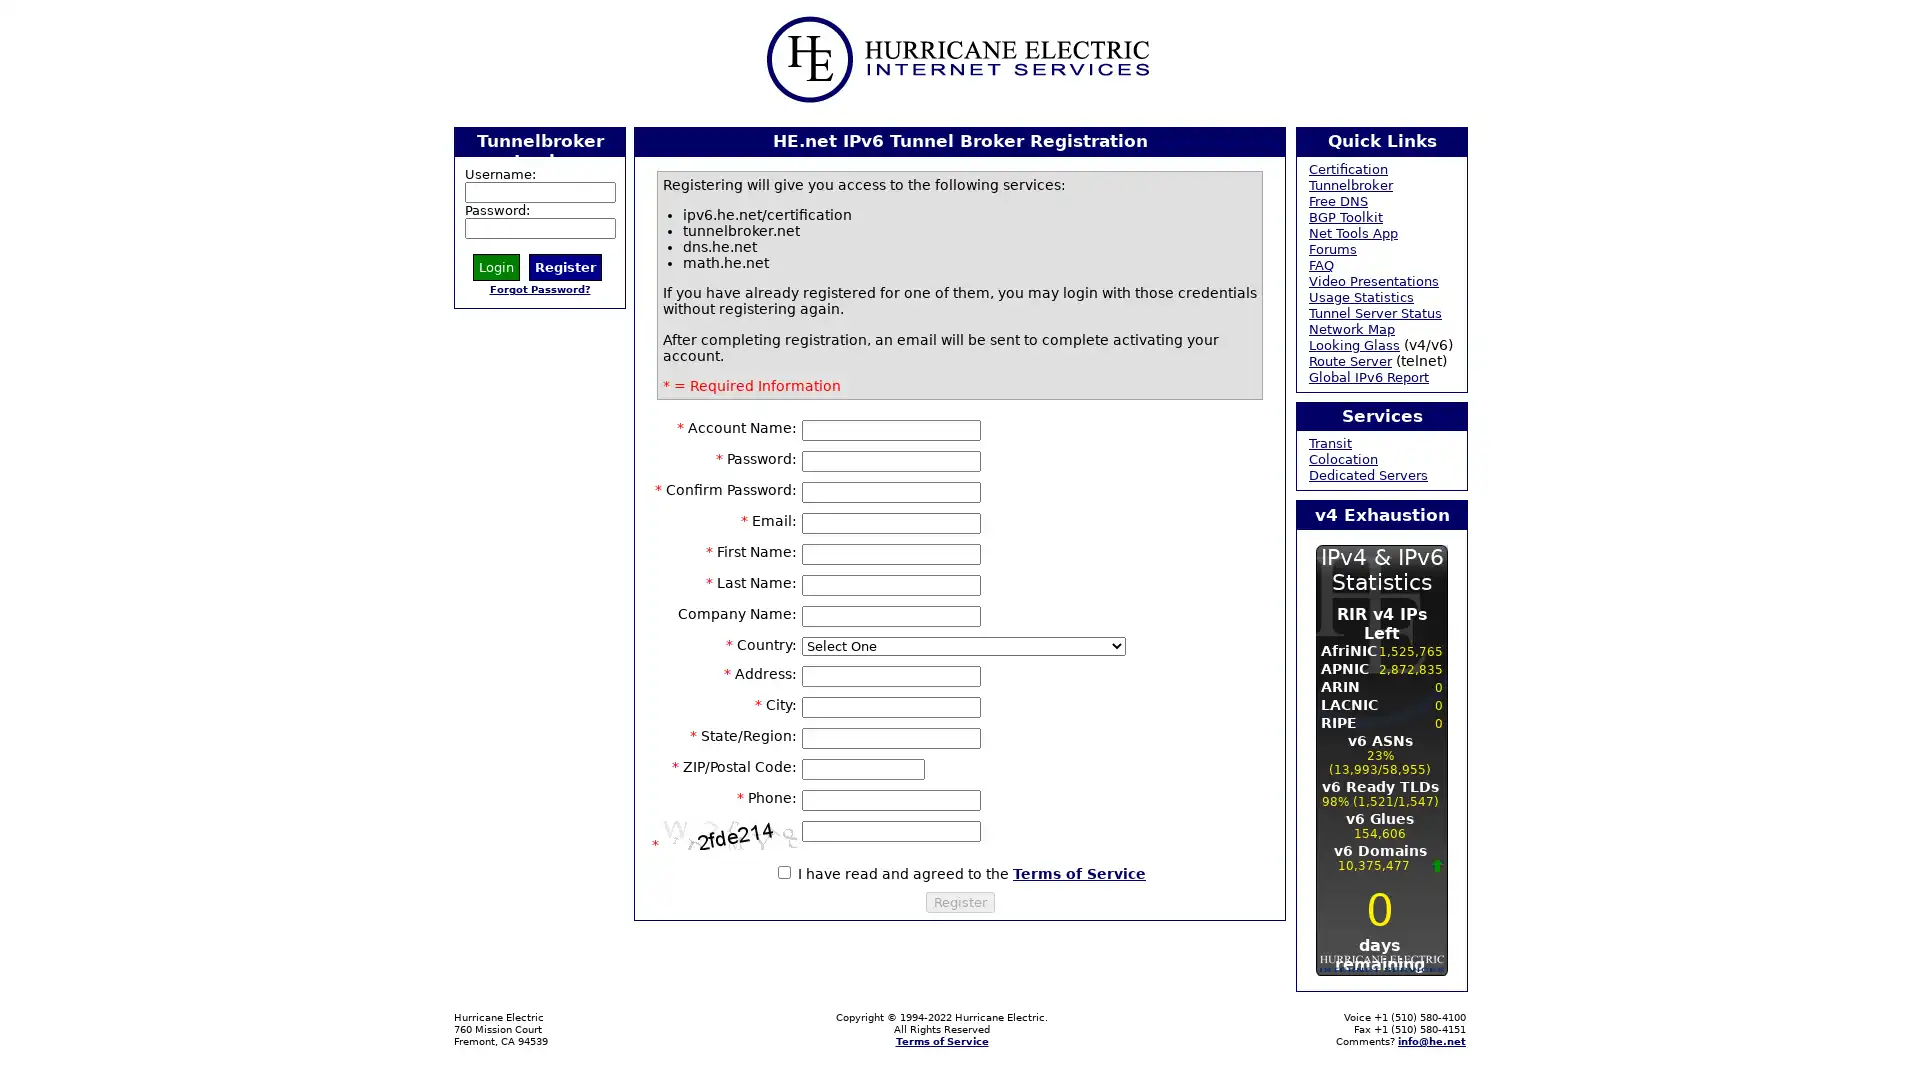 This screenshot has width=1920, height=1080. Describe the element at coordinates (958, 901) in the screenshot. I see `Register` at that location.